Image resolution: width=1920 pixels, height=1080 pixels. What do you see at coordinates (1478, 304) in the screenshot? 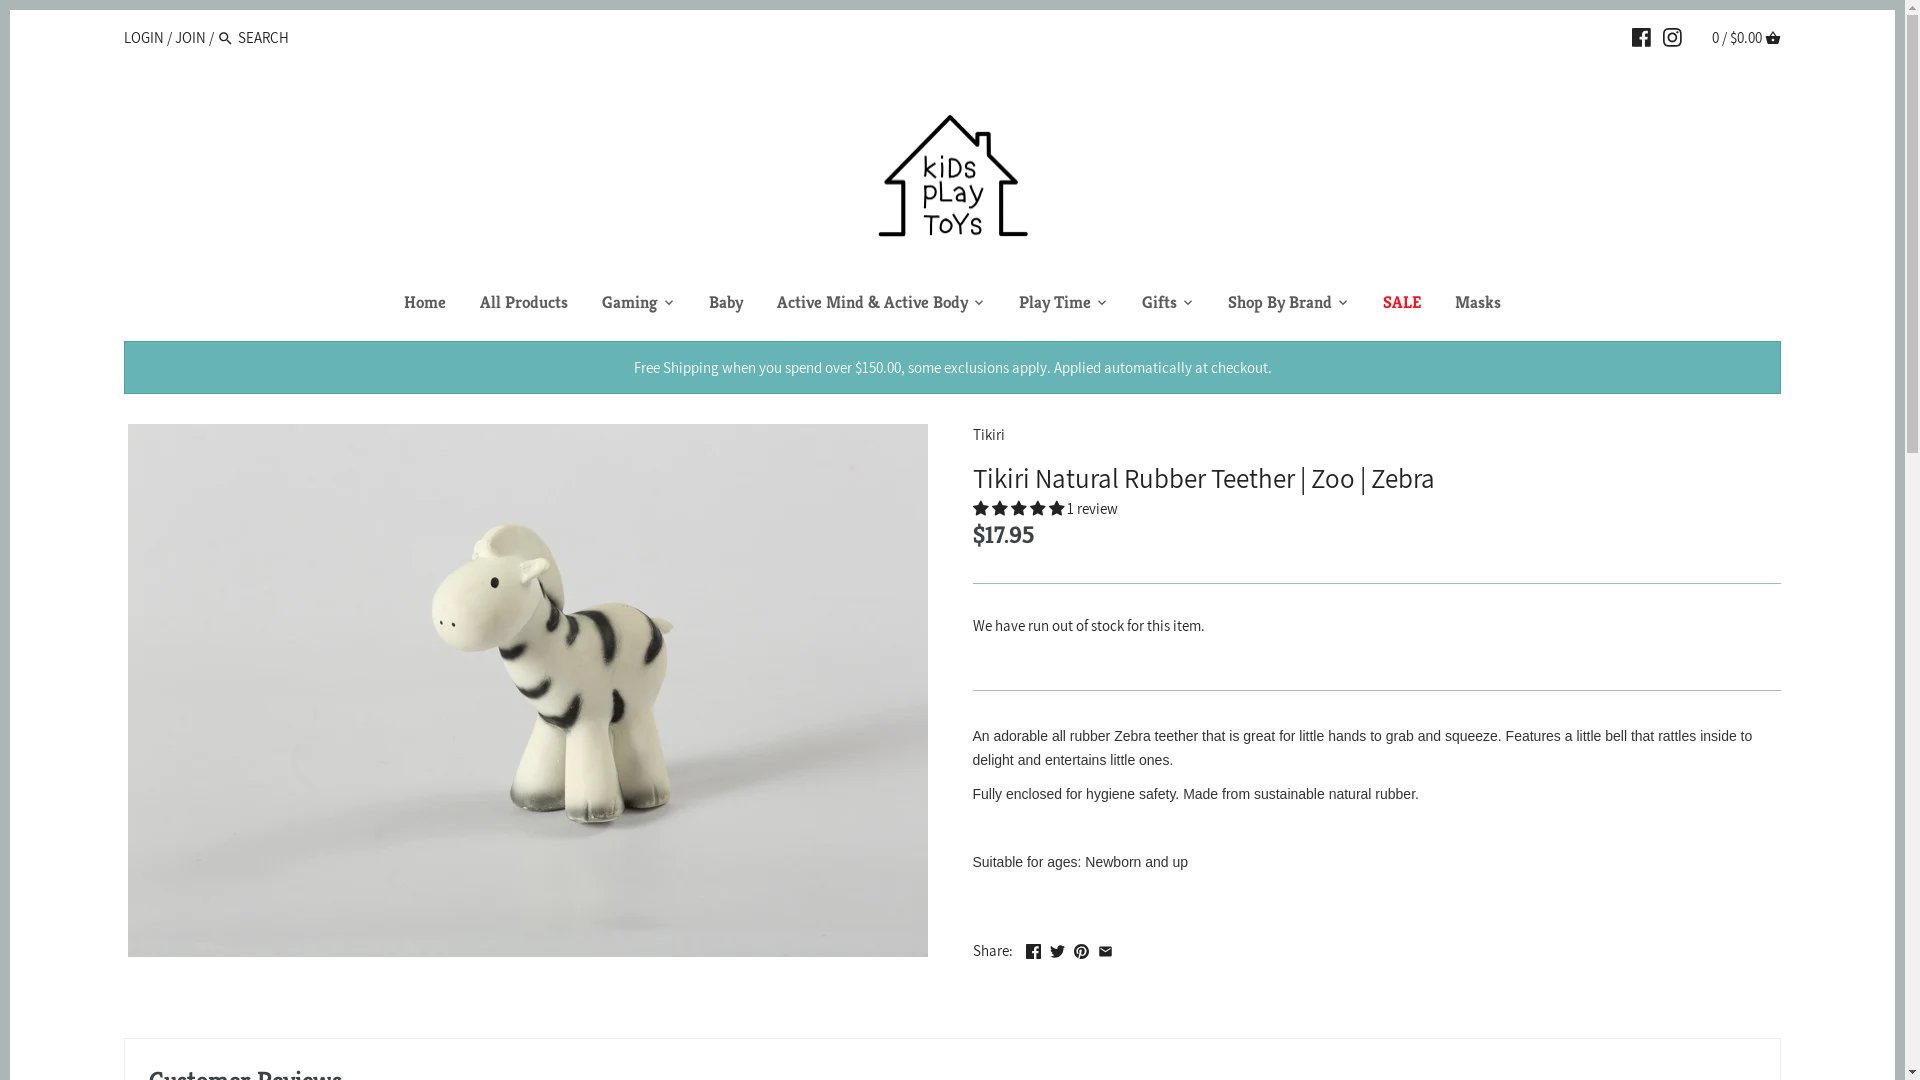
I see `'Masks'` at bounding box center [1478, 304].